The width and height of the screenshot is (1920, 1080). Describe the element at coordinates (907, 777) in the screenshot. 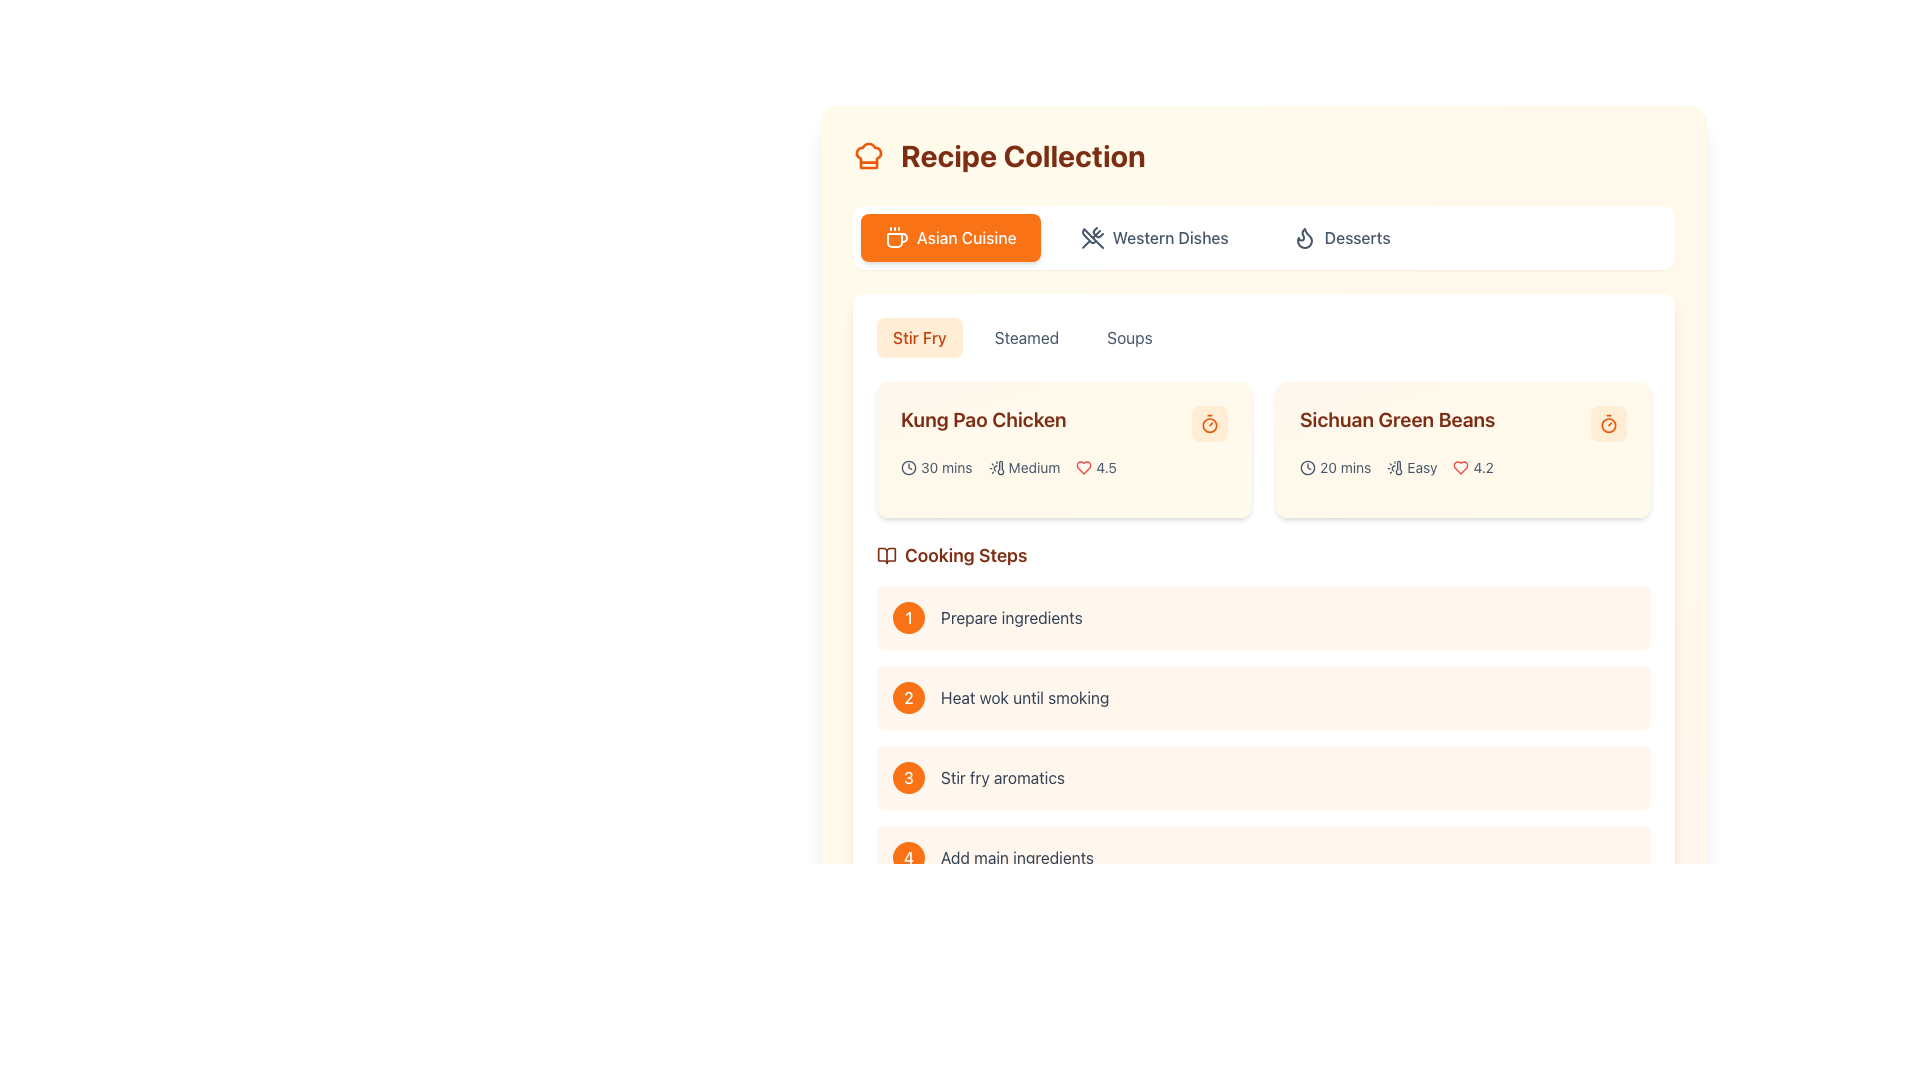

I see `the Step indicator badge, which is a circular badge with an orange background displaying the number '3', positioned to the left of the text 'Stir fry aromatics'` at that location.